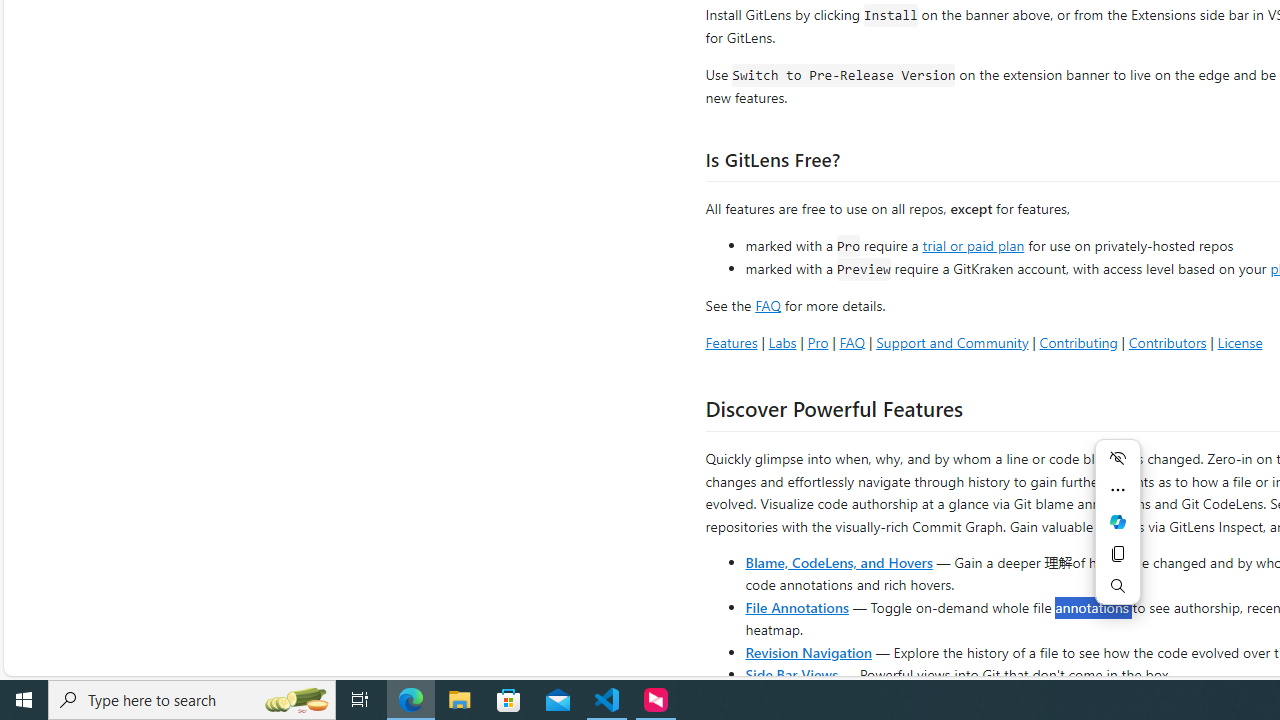  Describe the element at coordinates (852, 341) in the screenshot. I see `'FAQ'` at that location.